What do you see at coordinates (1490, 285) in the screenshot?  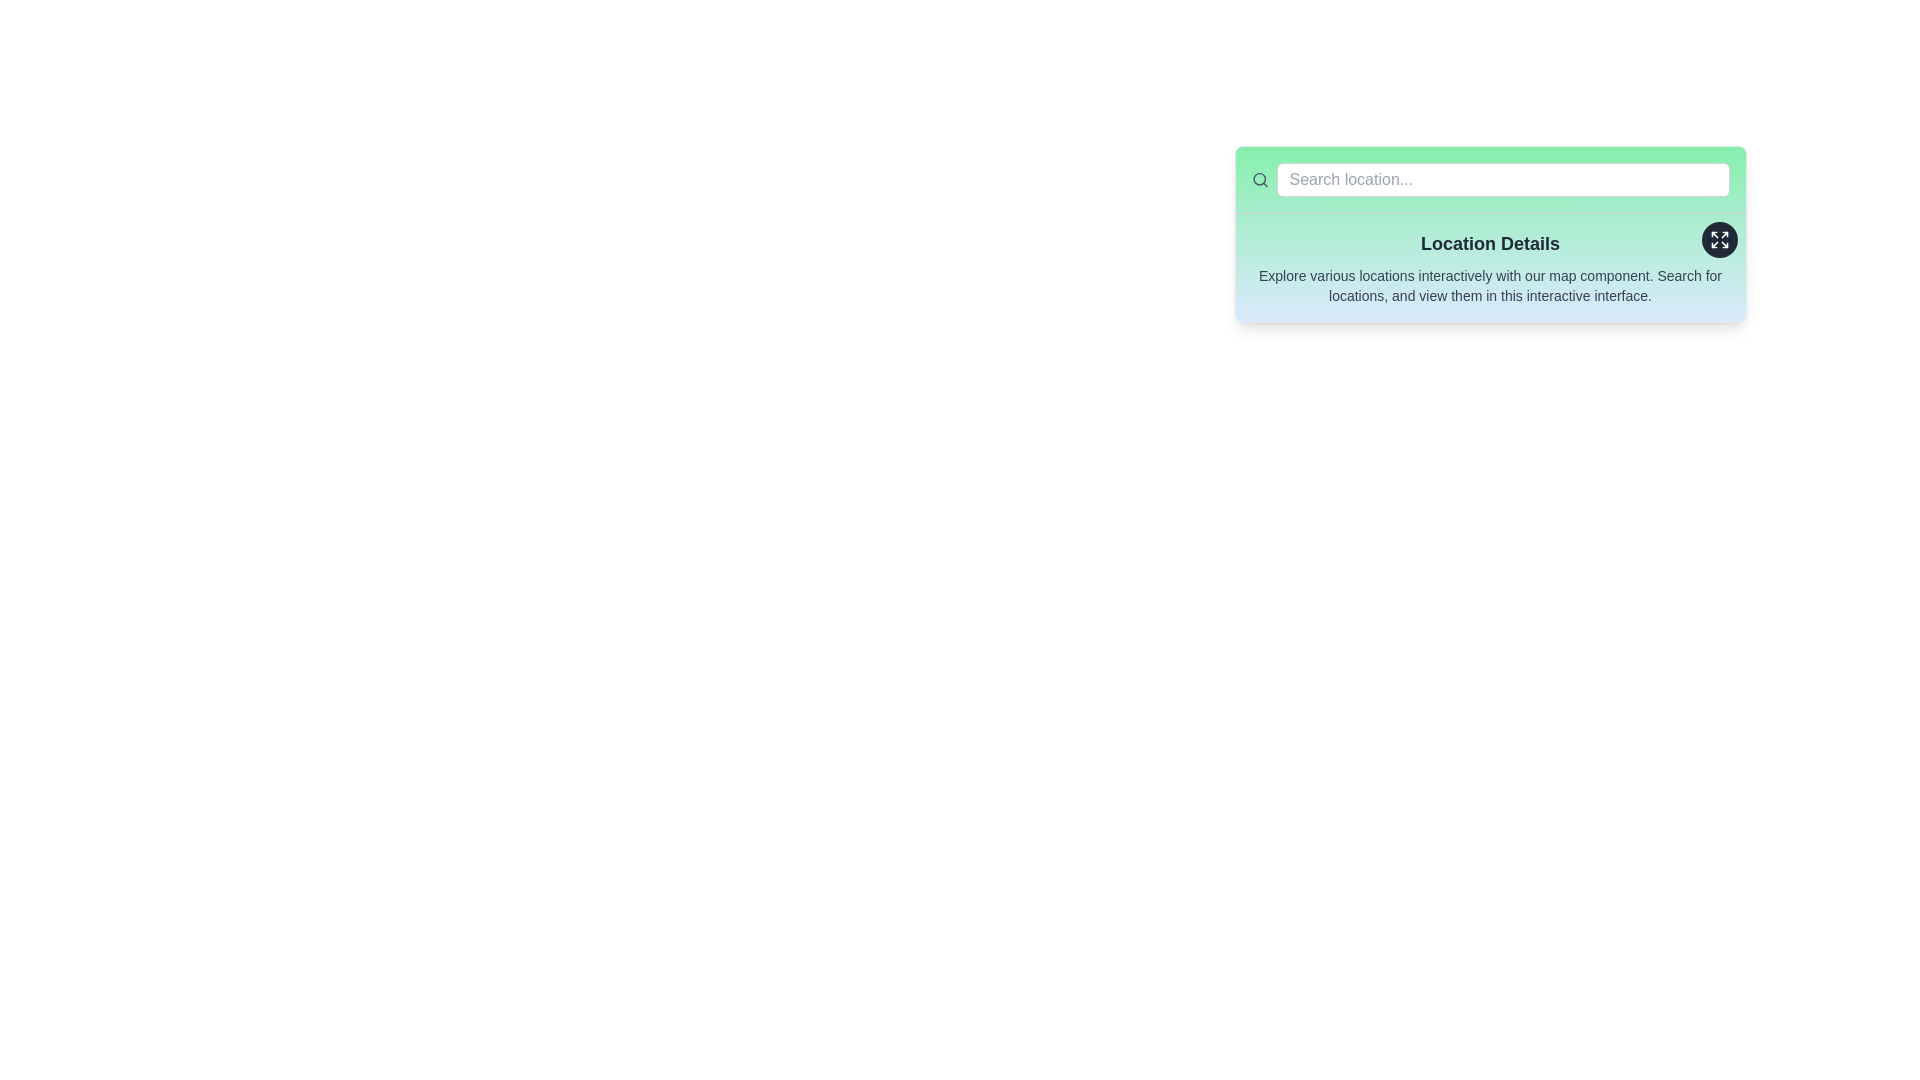 I see `descriptive text located in a small-sized gray font below the 'Location Details' heading, within a light green section of the interface` at bounding box center [1490, 285].